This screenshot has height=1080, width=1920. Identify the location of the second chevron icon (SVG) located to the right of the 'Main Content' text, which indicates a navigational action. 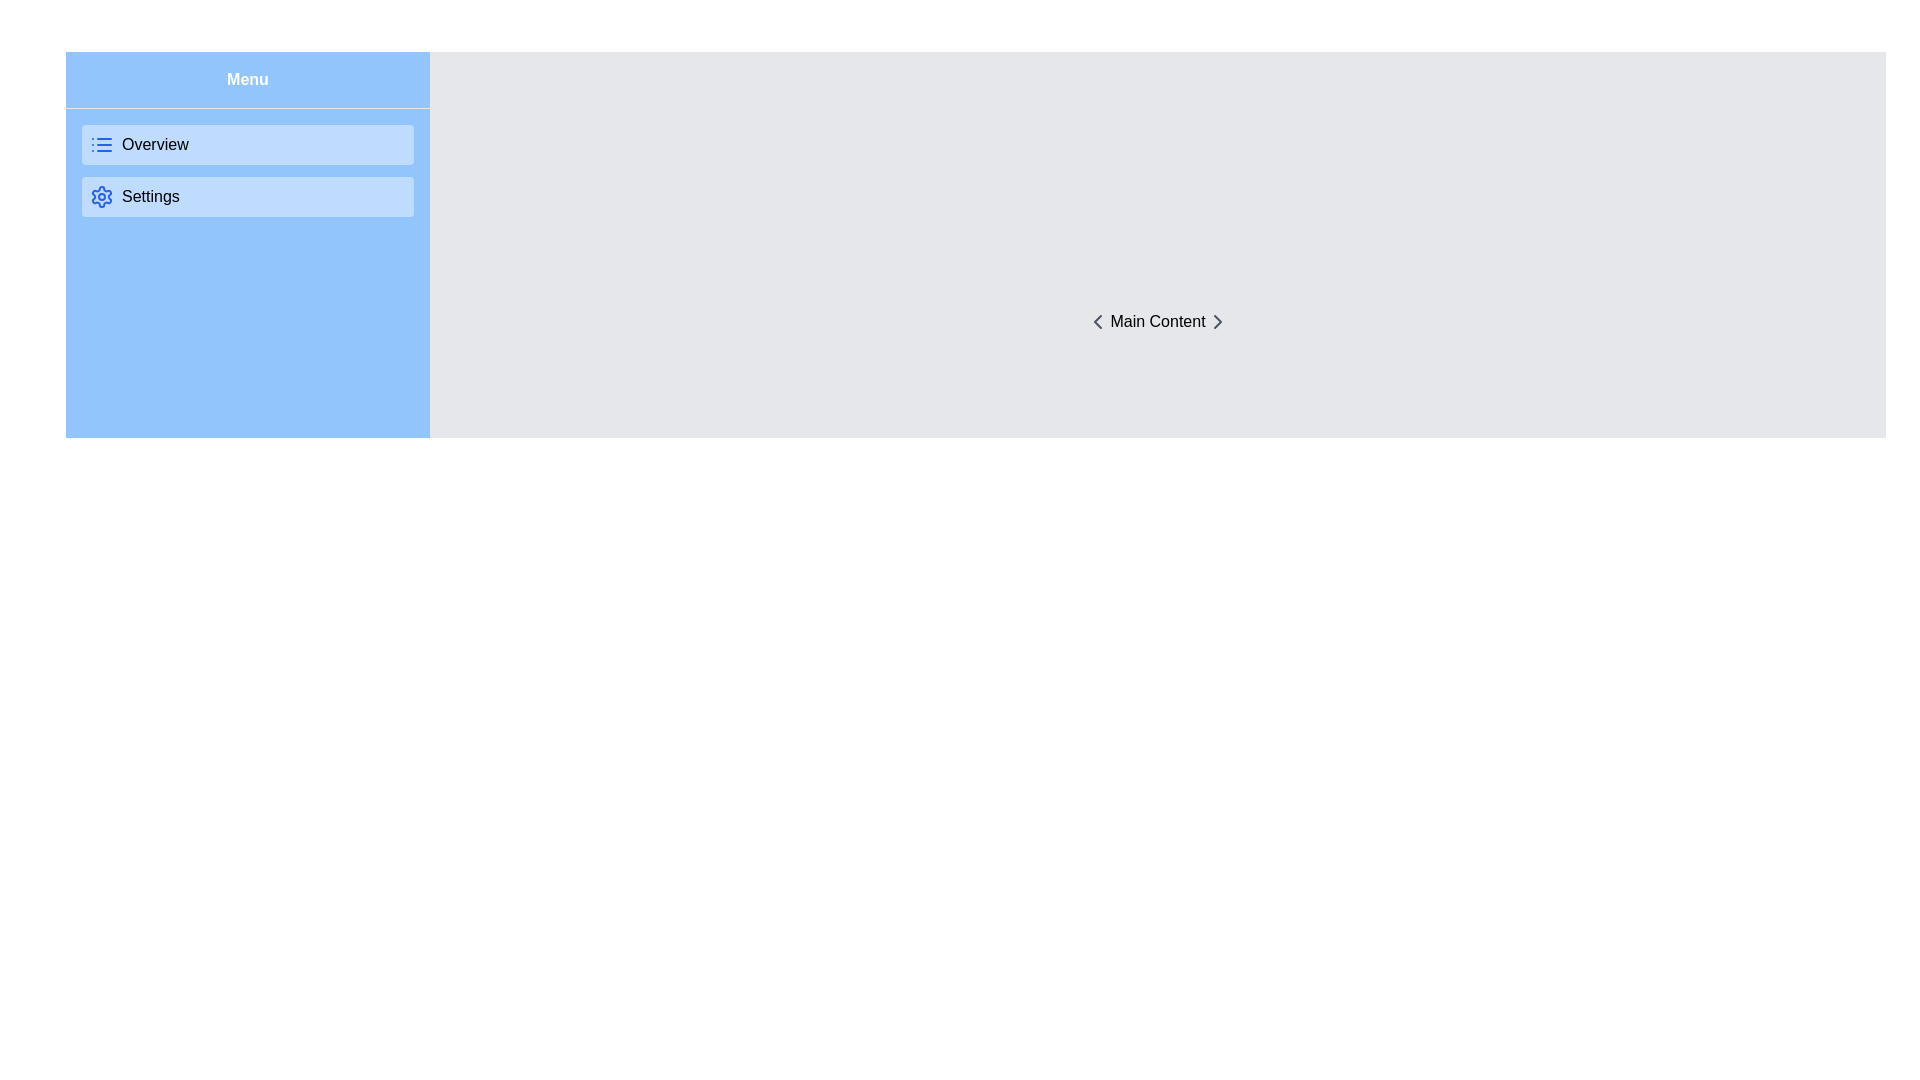
(1216, 320).